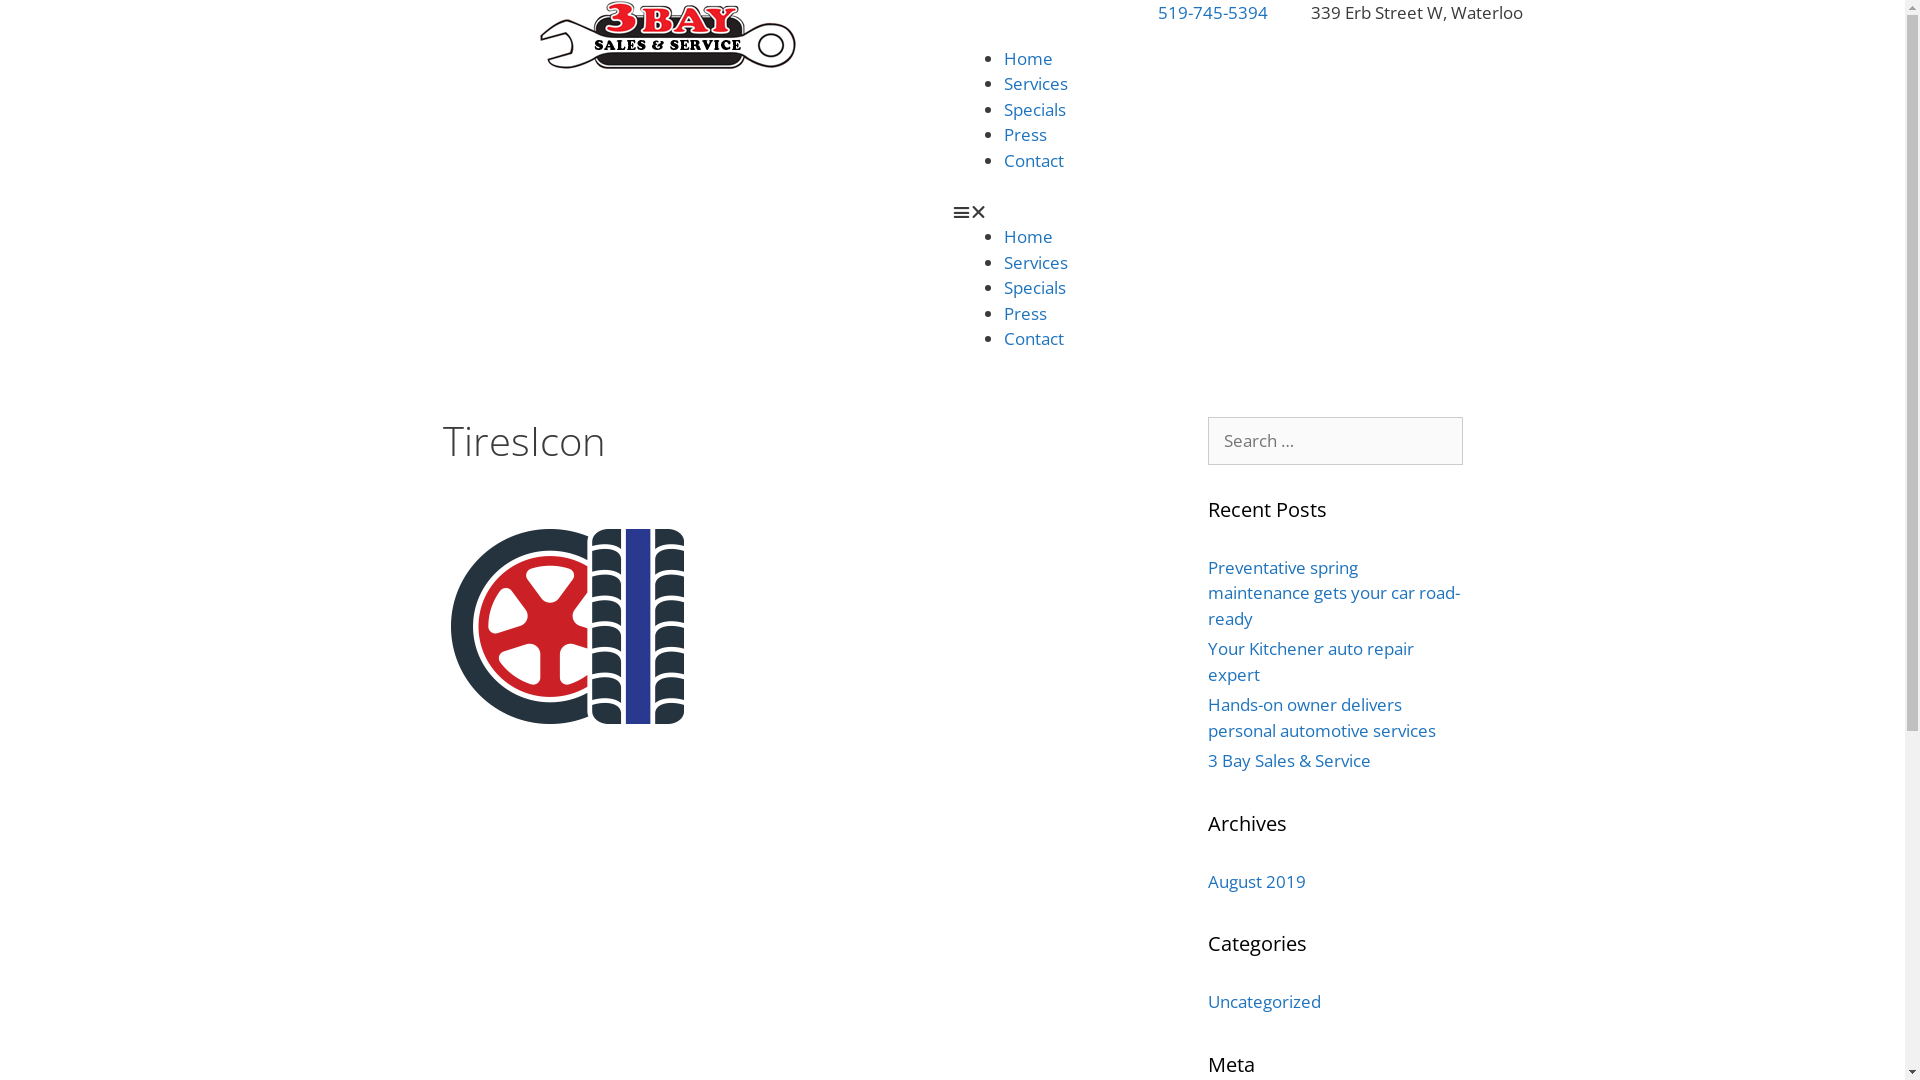 The image size is (1920, 1080). What do you see at coordinates (1207, 439) in the screenshot?
I see `'Search for:'` at bounding box center [1207, 439].